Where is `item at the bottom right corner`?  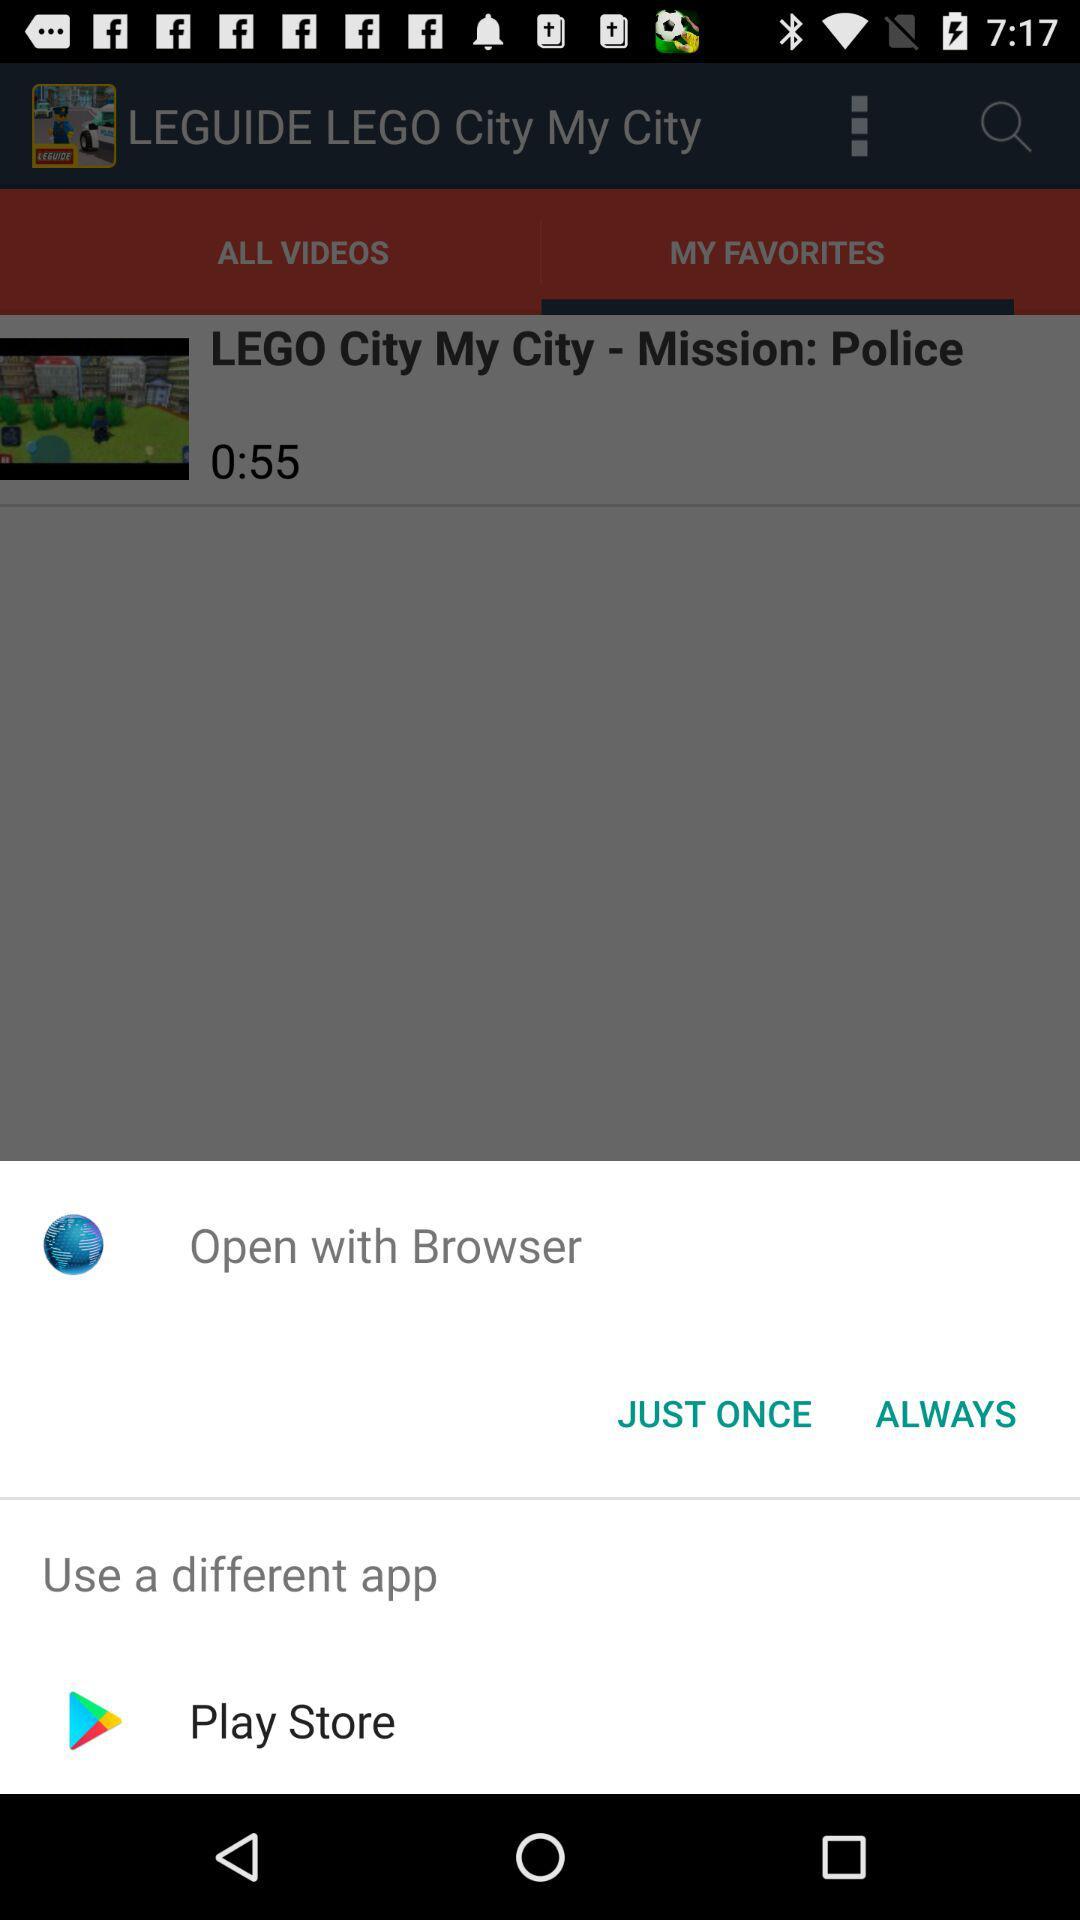 item at the bottom right corner is located at coordinates (945, 1411).